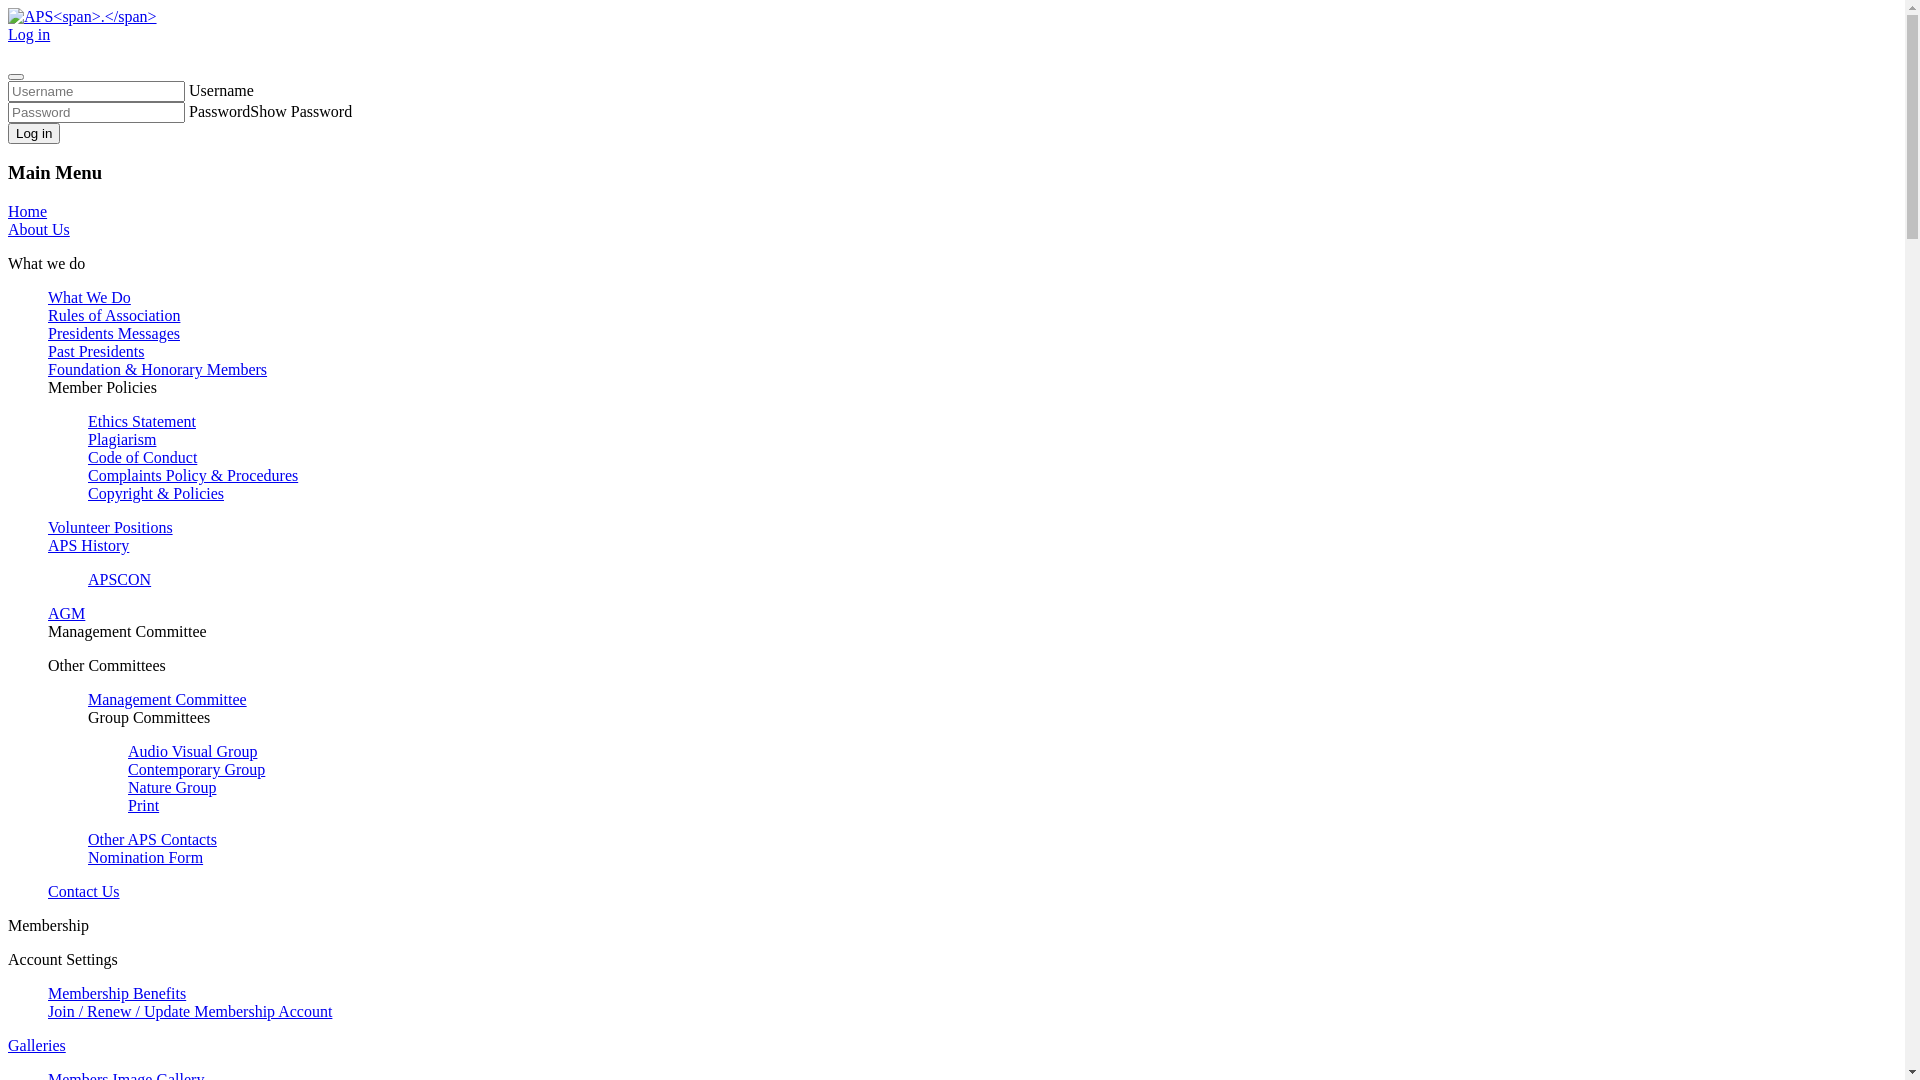  I want to click on 'APS', so click(81, 16).